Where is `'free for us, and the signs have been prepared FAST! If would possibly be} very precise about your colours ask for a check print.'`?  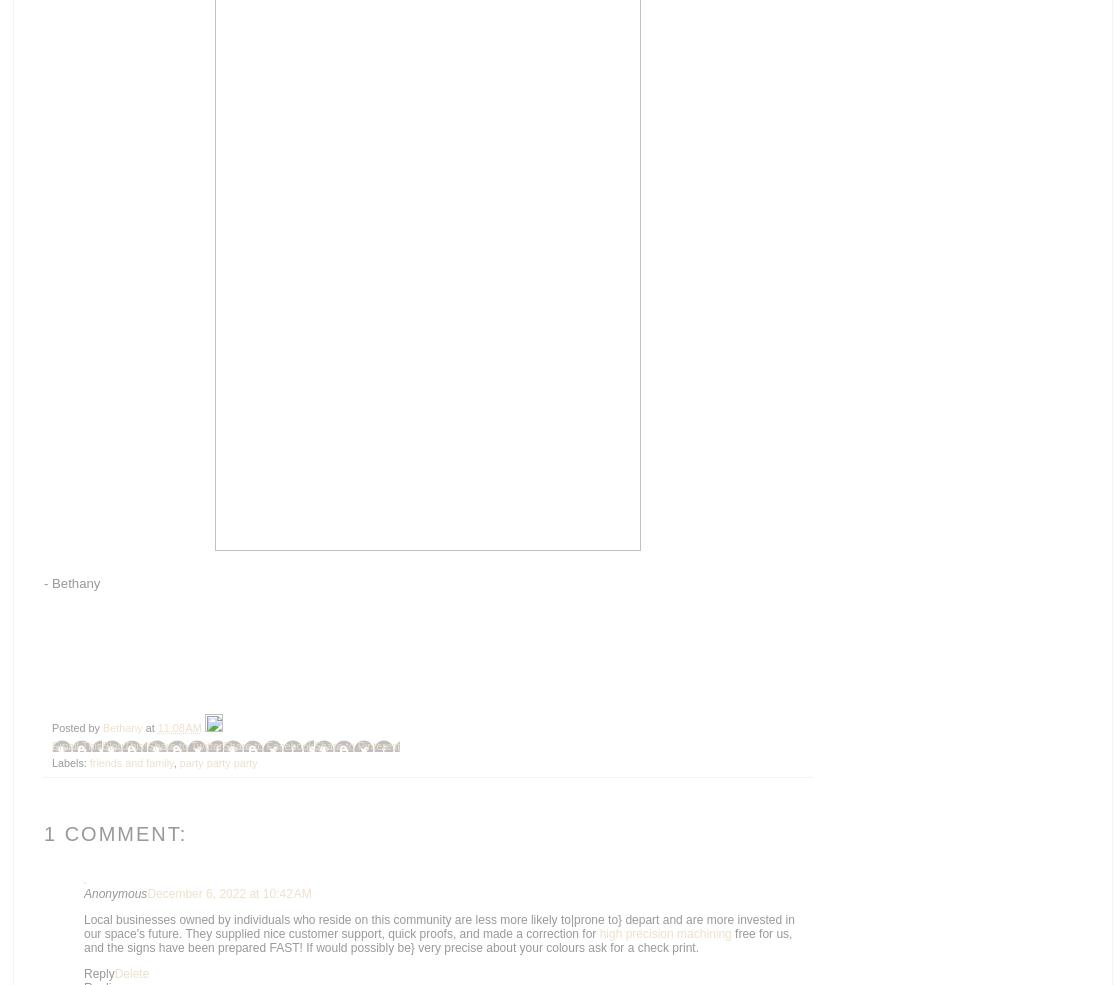 'free for us, and the signs have been prepared FAST! If would possibly be} very precise about your colours ask for a check print.' is located at coordinates (83, 939).